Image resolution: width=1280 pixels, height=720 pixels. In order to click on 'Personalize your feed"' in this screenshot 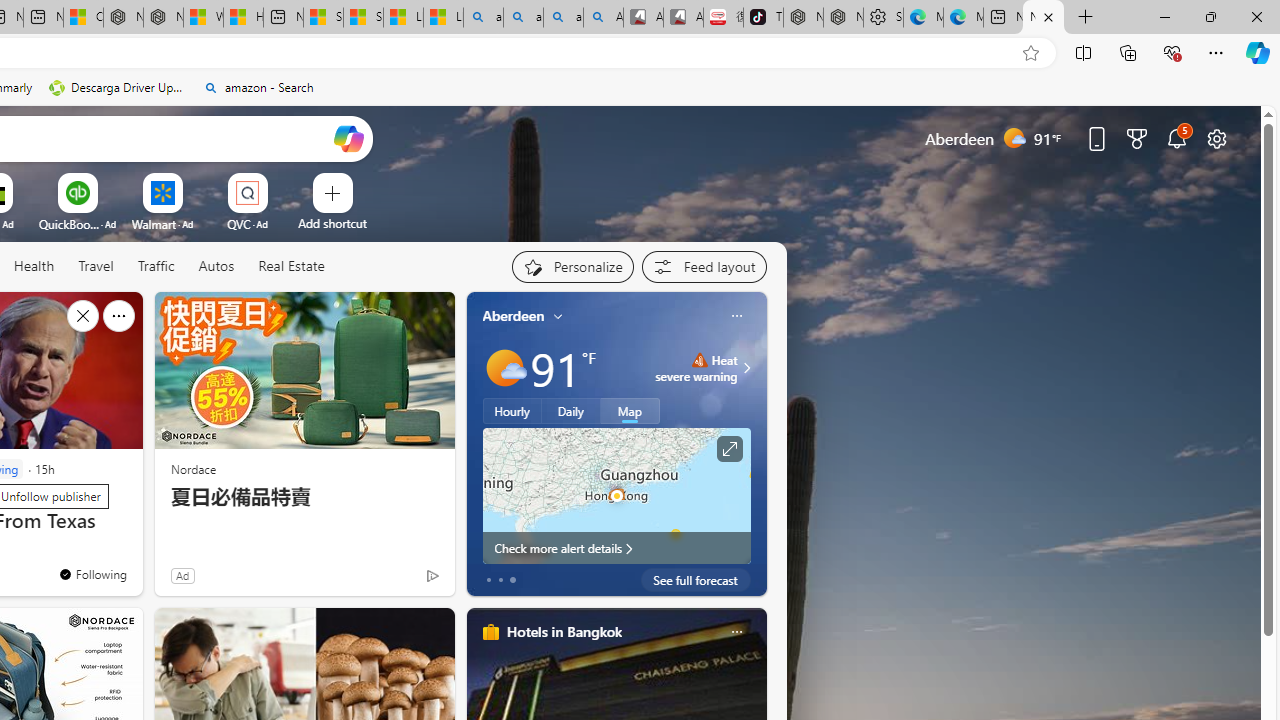, I will do `click(571, 266)`.